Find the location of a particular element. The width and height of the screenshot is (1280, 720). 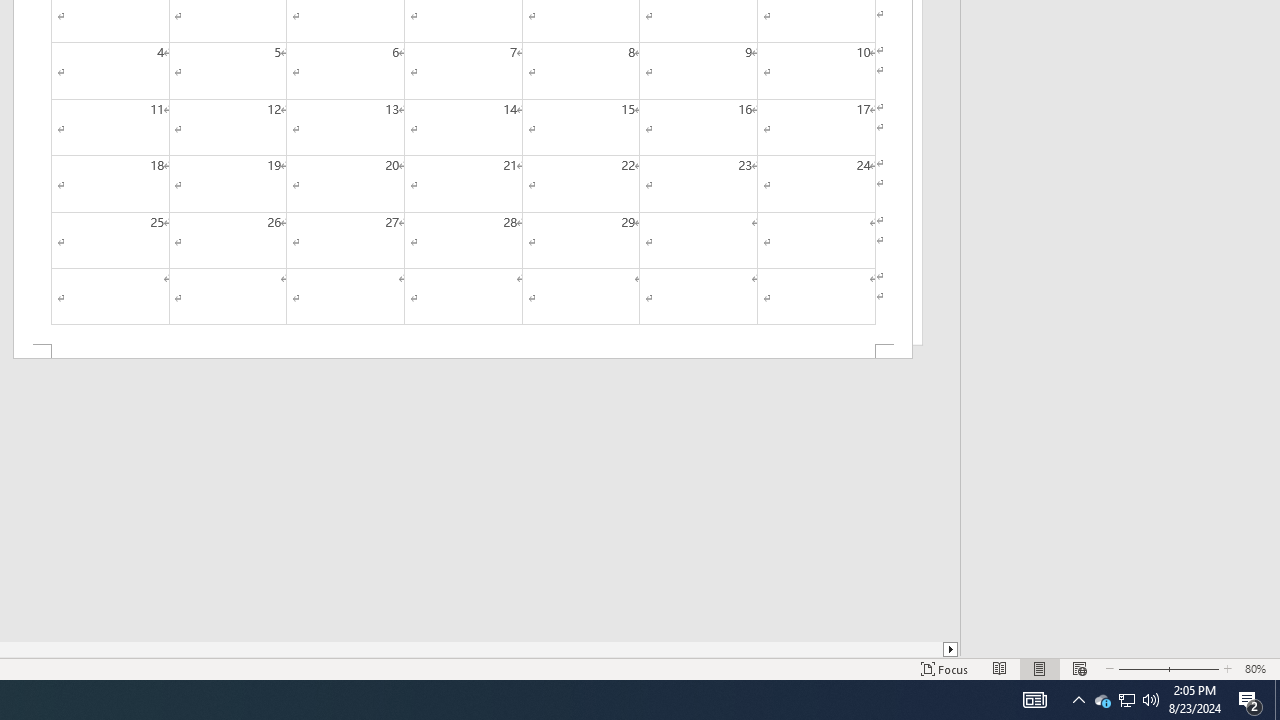

'Footer -Section 2-' is located at coordinates (461, 350).